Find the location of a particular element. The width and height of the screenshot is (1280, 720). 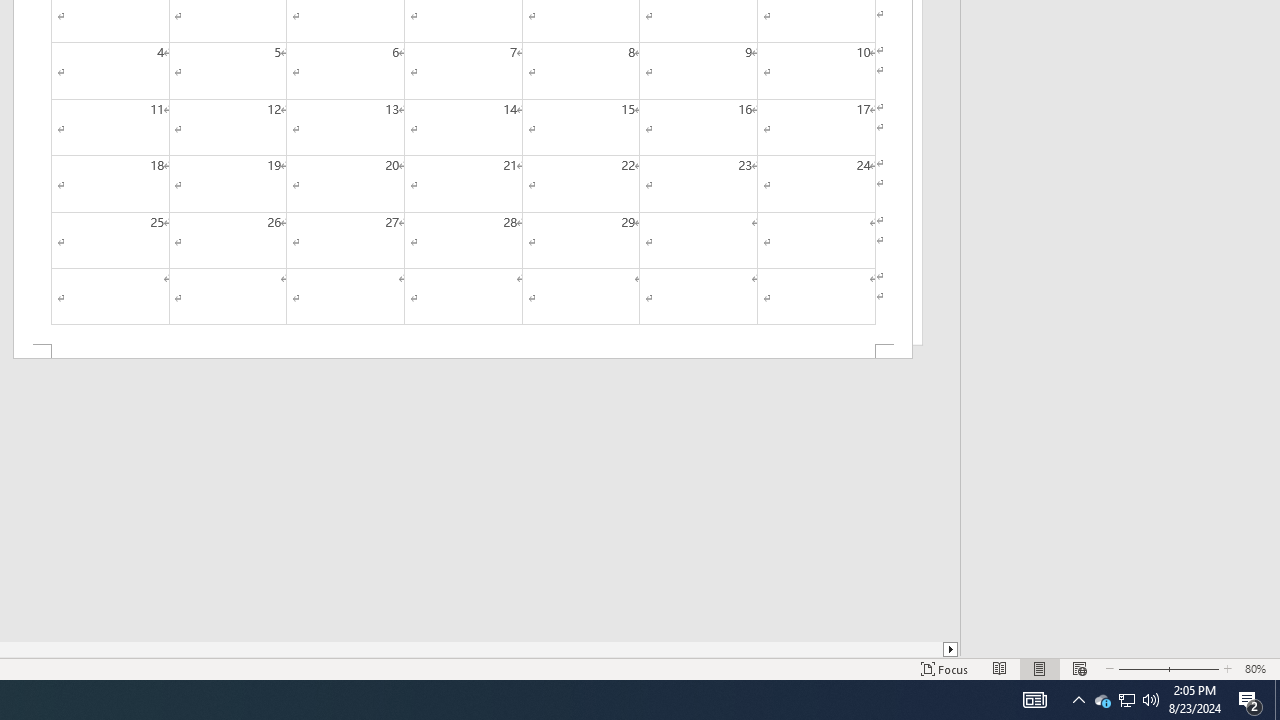

'Footer -Section 2-' is located at coordinates (461, 350).